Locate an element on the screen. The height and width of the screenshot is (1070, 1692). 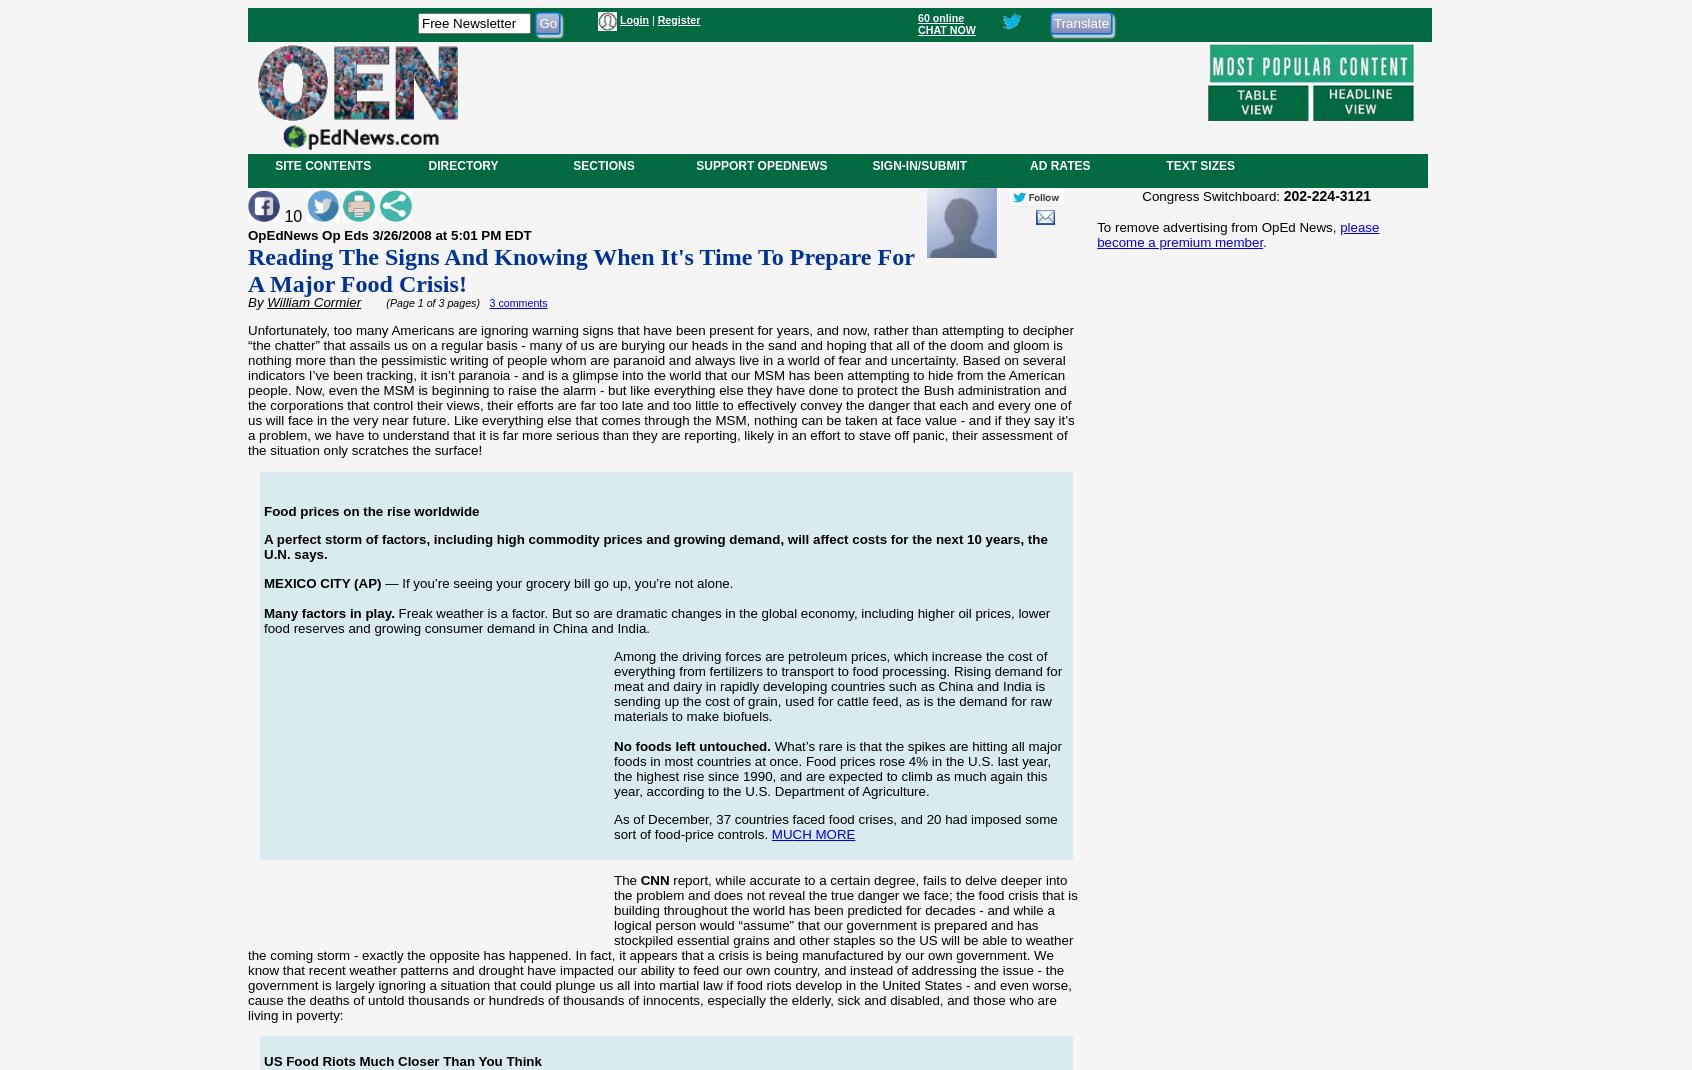
'William  Cormier' is located at coordinates (313, 301).